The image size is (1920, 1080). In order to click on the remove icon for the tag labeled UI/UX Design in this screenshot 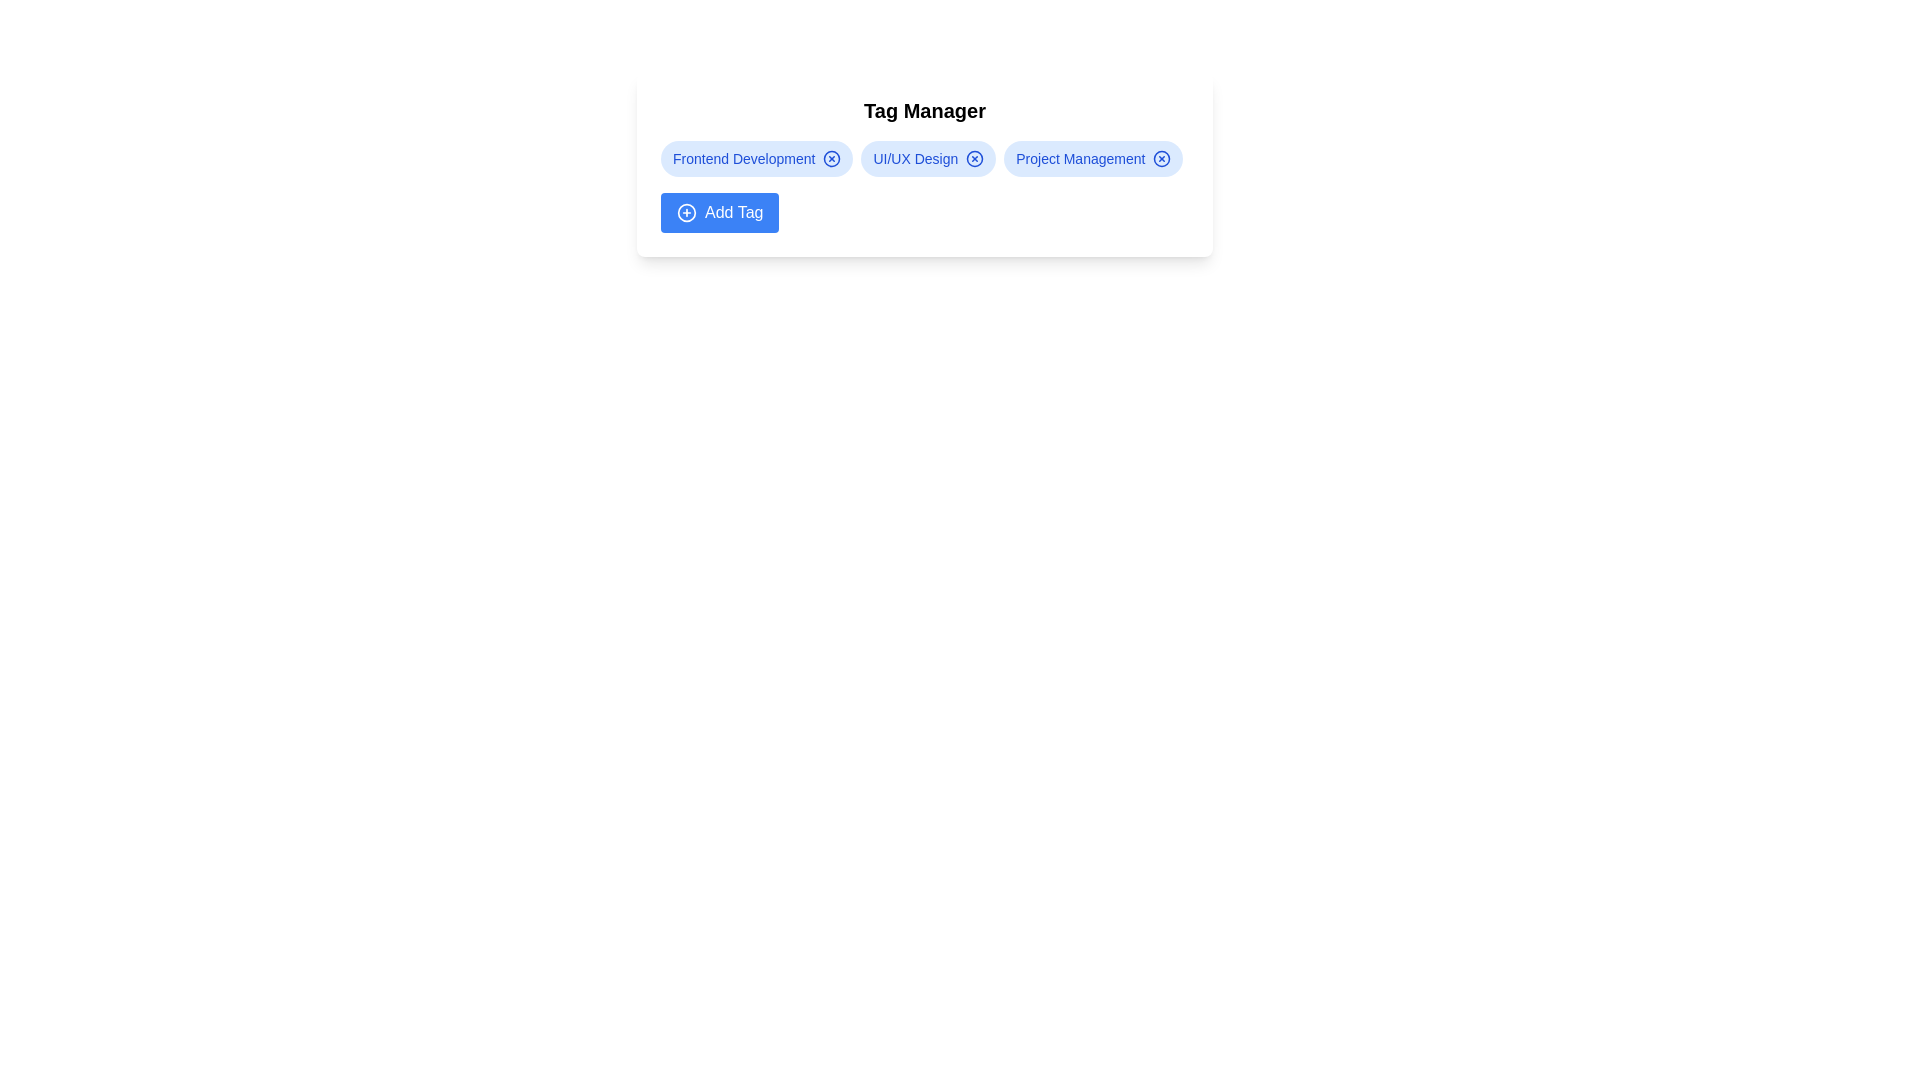, I will do `click(975, 157)`.